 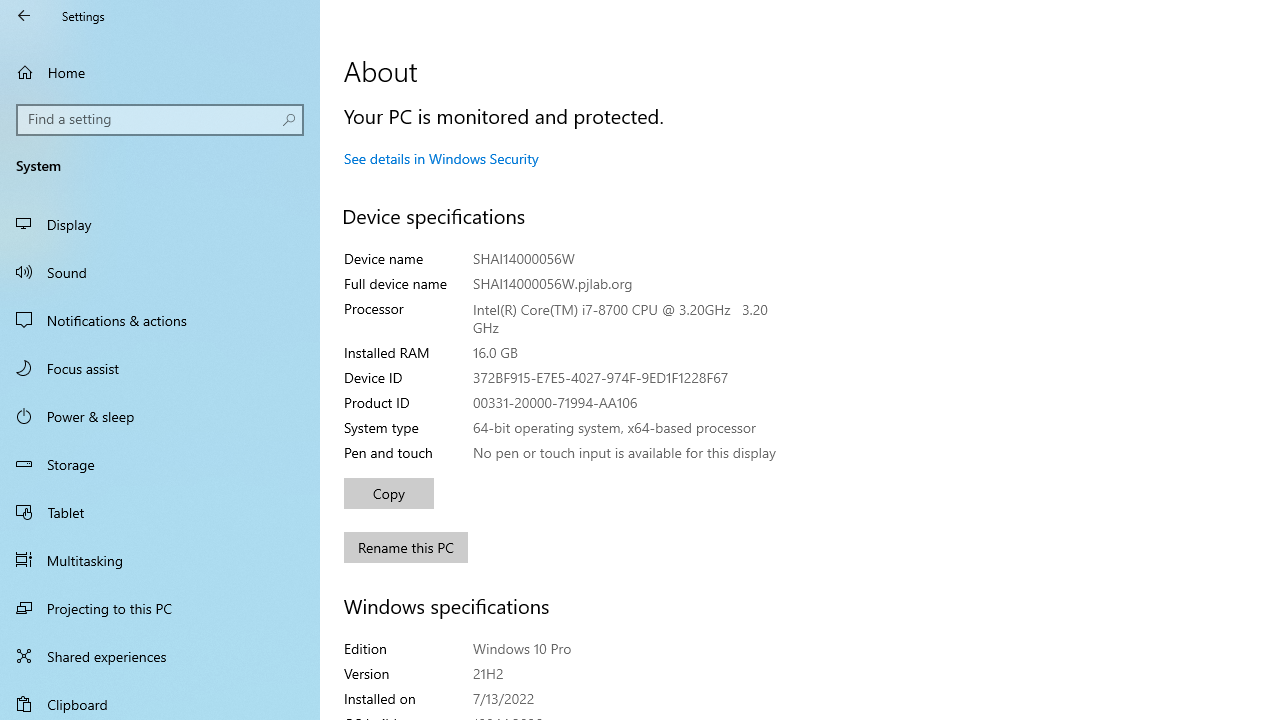 What do you see at coordinates (160, 71) in the screenshot?
I see `'Home'` at bounding box center [160, 71].